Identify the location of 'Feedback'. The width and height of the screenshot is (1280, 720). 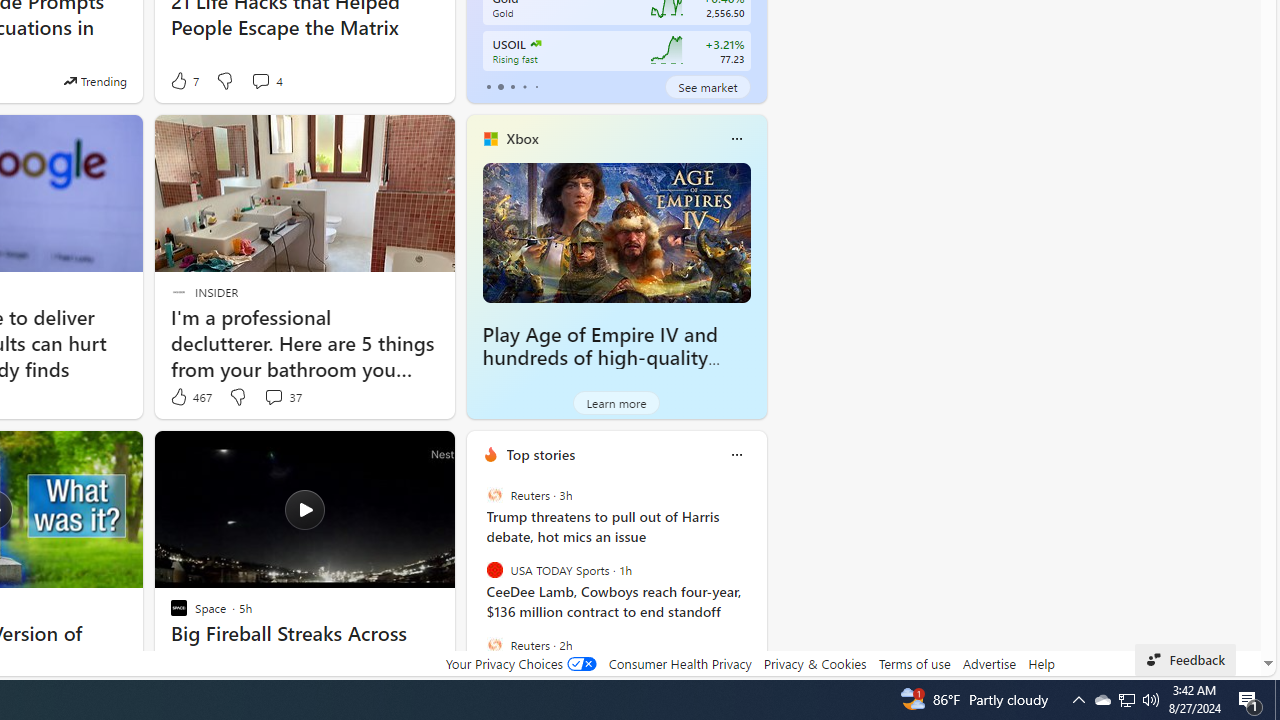
(1185, 659).